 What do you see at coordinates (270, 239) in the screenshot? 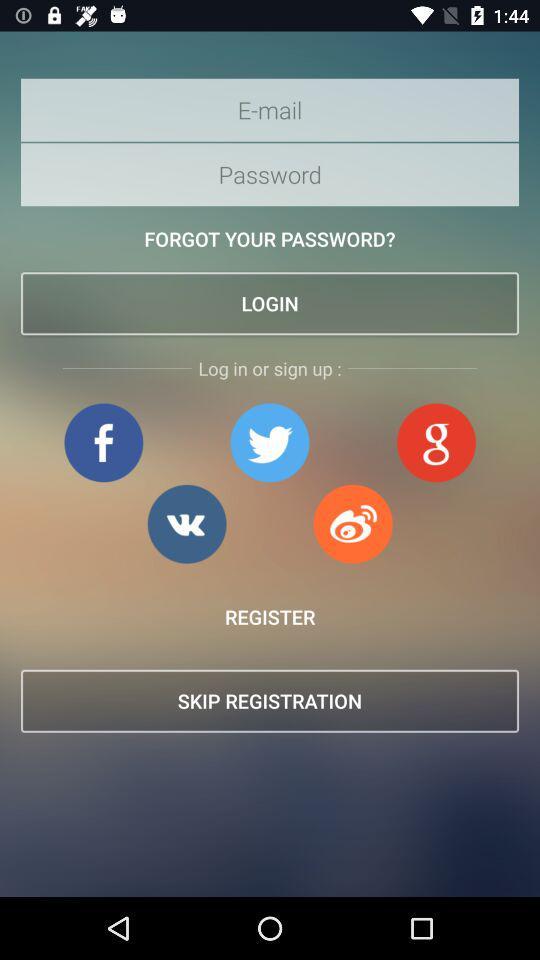
I see `forgot your password? button` at bounding box center [270, 239].